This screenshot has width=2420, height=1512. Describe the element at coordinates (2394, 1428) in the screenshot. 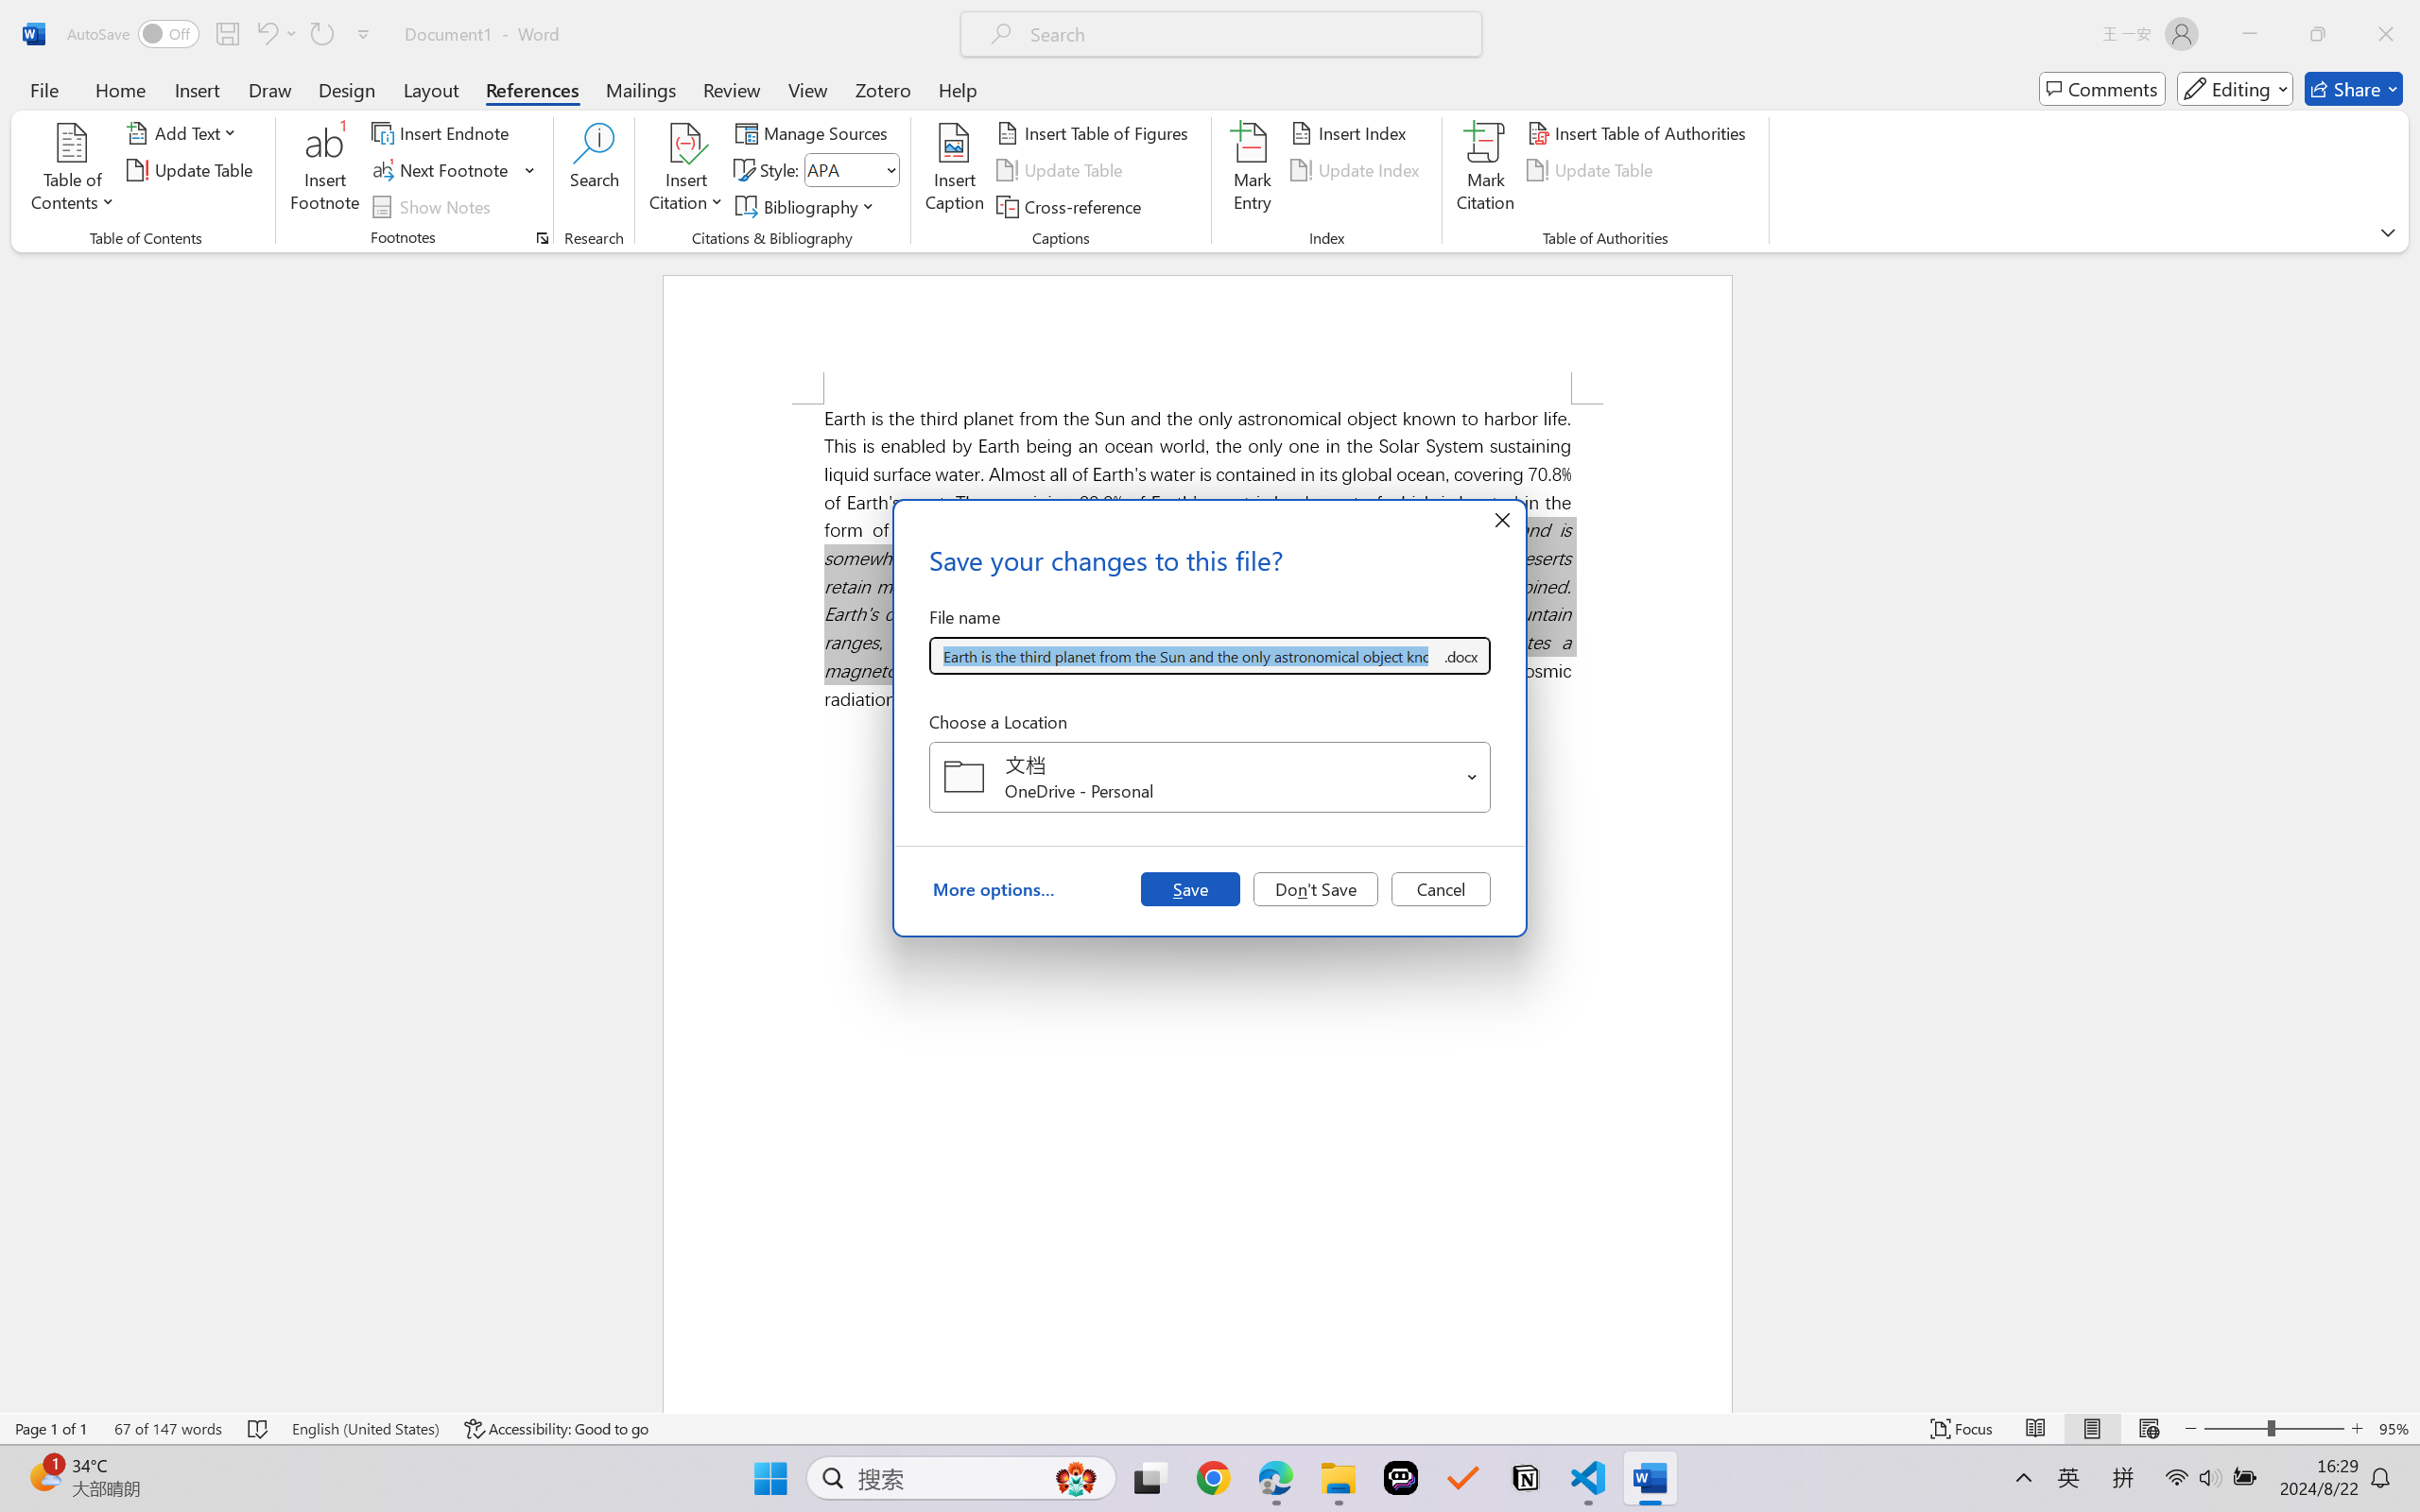

I see `'Zoom 95%'` at that location.